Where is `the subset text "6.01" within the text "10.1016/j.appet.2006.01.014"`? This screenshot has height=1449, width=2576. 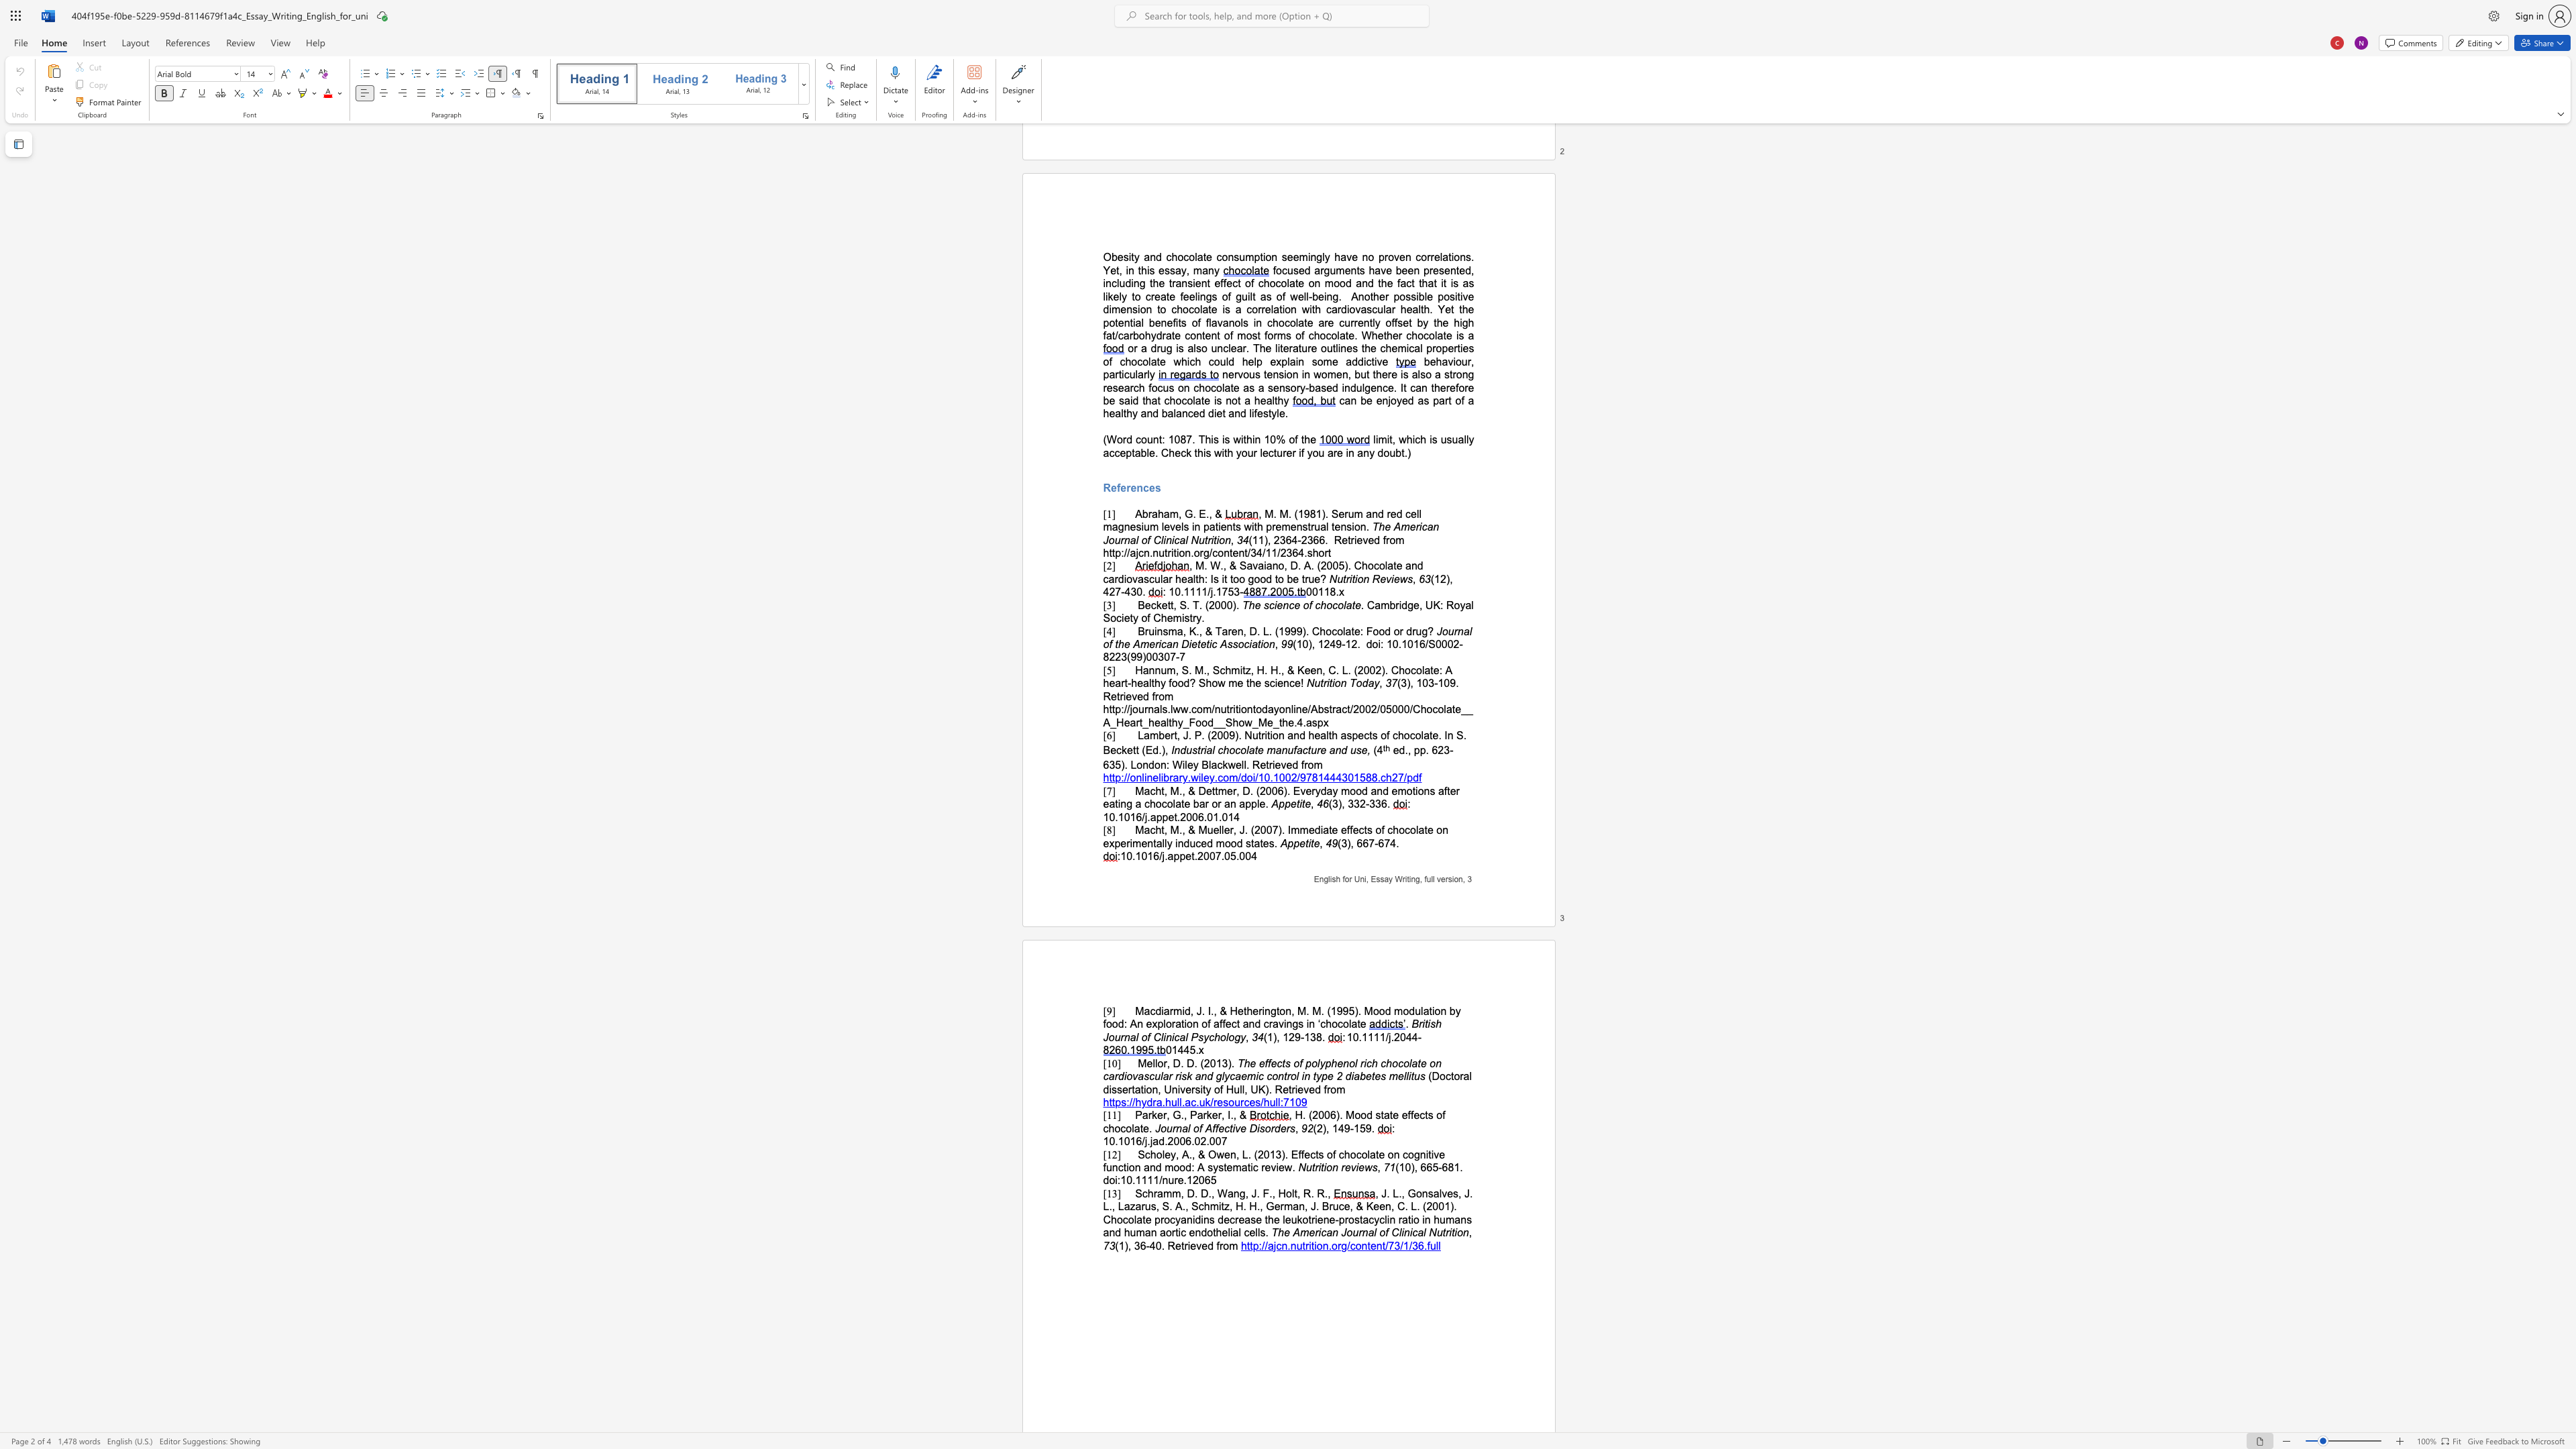
the subset text "6.01" within the text "10.1016/j.appet.2006.01.014" is located at coordinates (1197, 816).